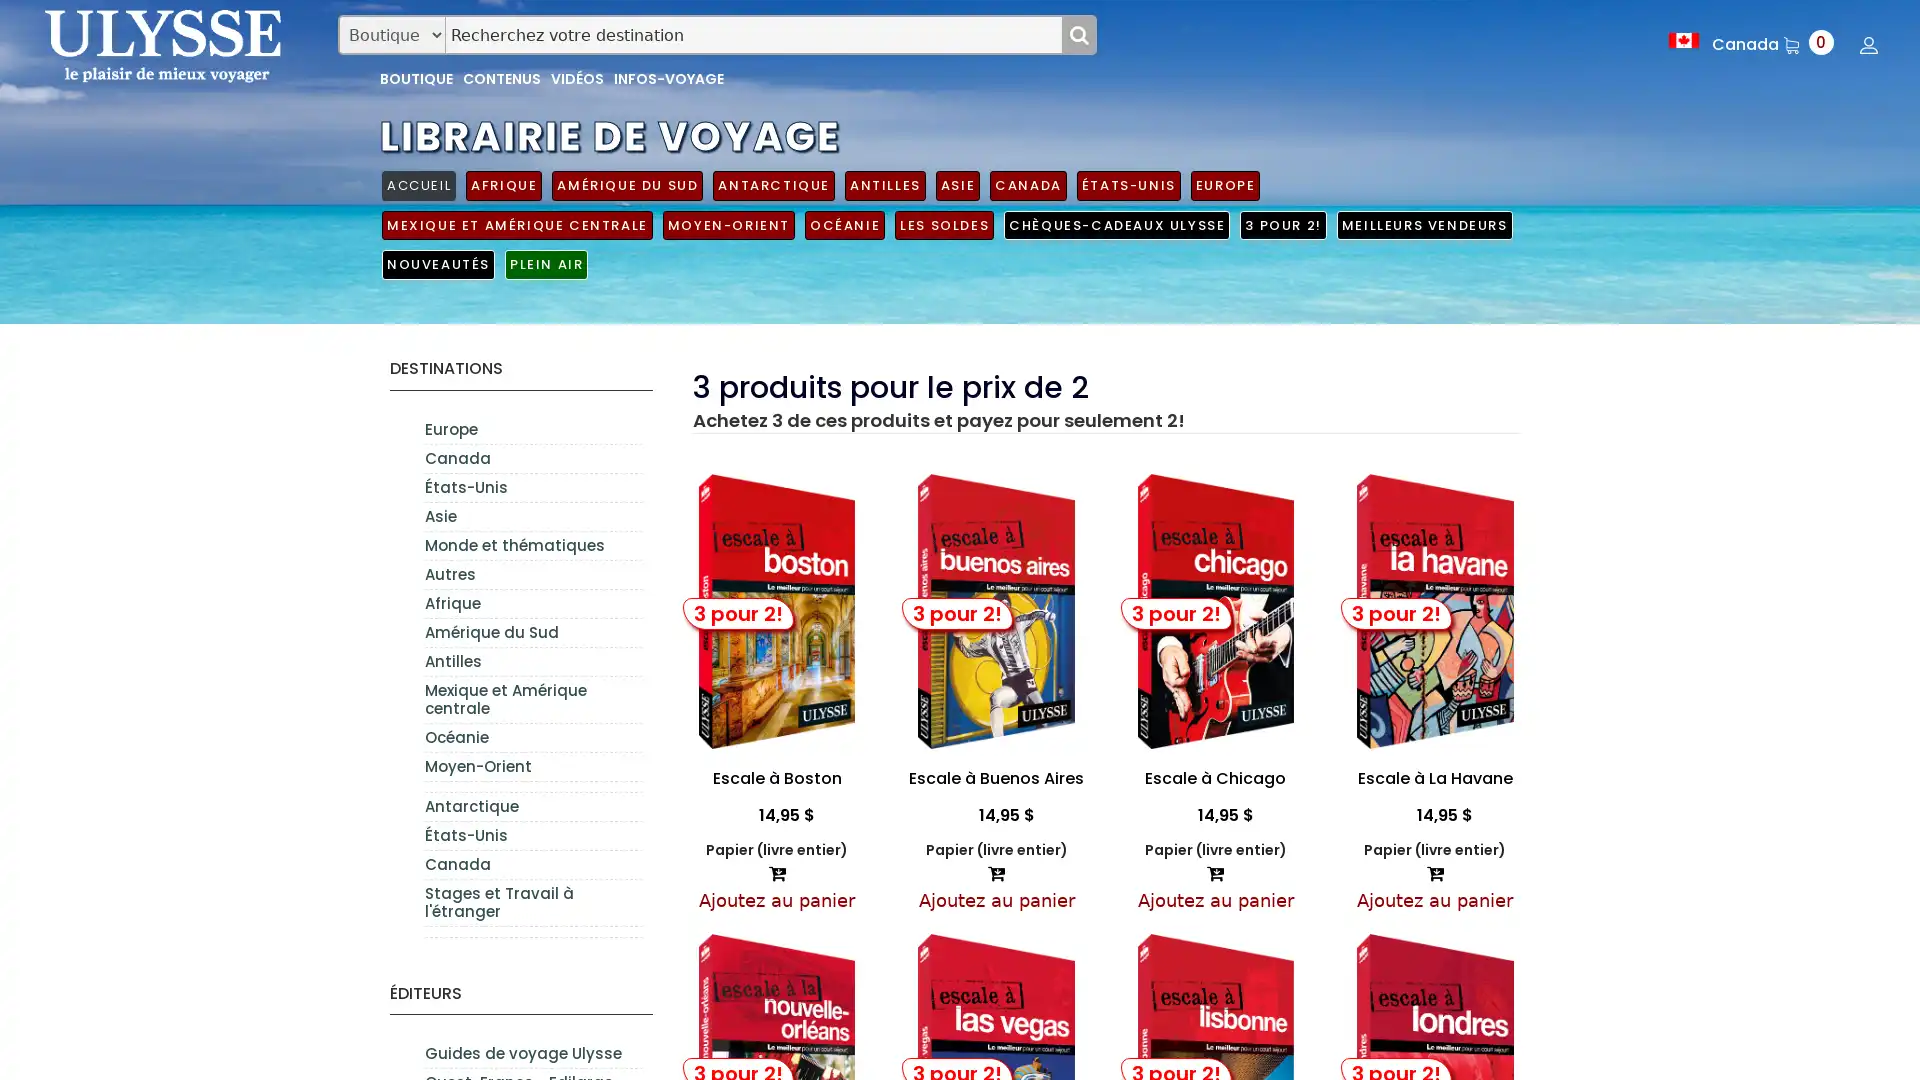 The image size is (1920, 1080). Describe the element at coordinates (1282, 224) in the screenshot. I see `3 POUR 2!` at that location.